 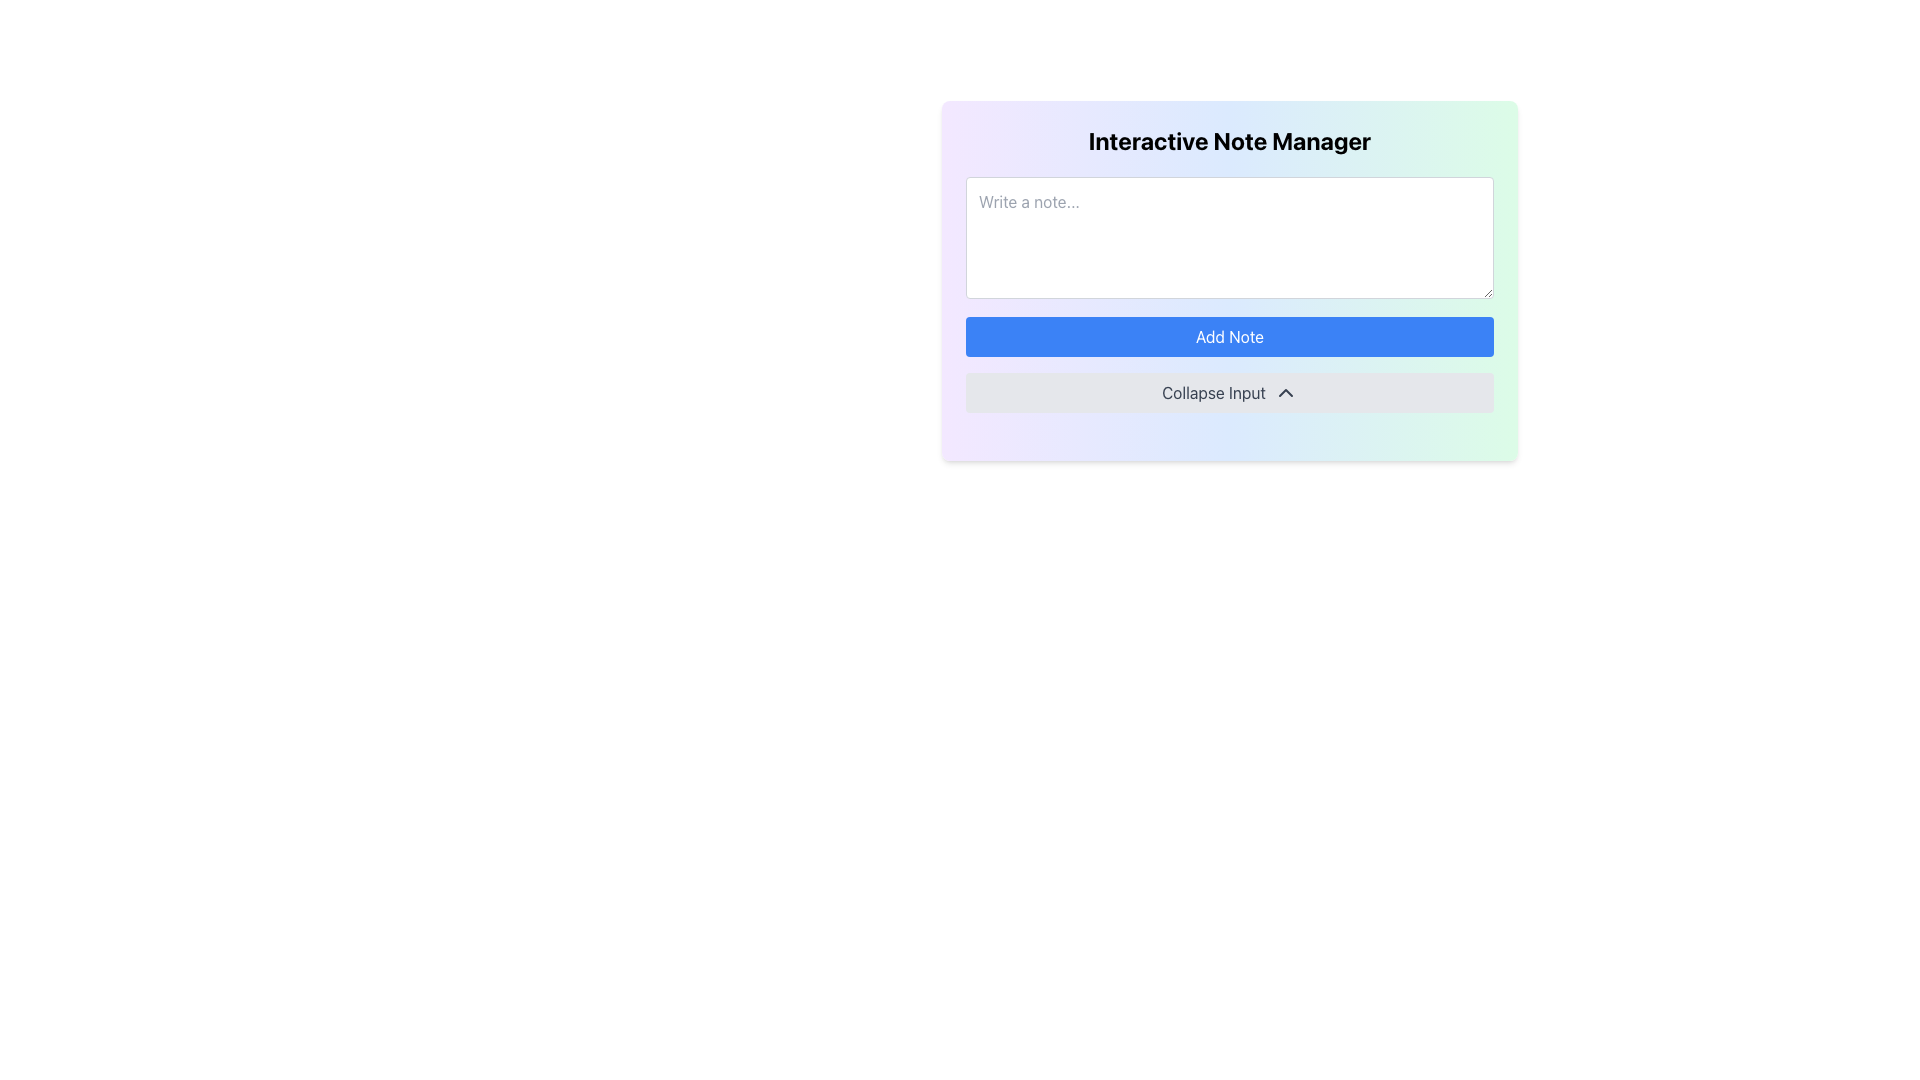 What do you see at coordinates (1228, 335) in the screenshot?
I see `the button that adds a note, located below the multiline text area with placeholder text 'Write a note...' and above the 'Collapse Input' button` at bounding box center [1228, 335].